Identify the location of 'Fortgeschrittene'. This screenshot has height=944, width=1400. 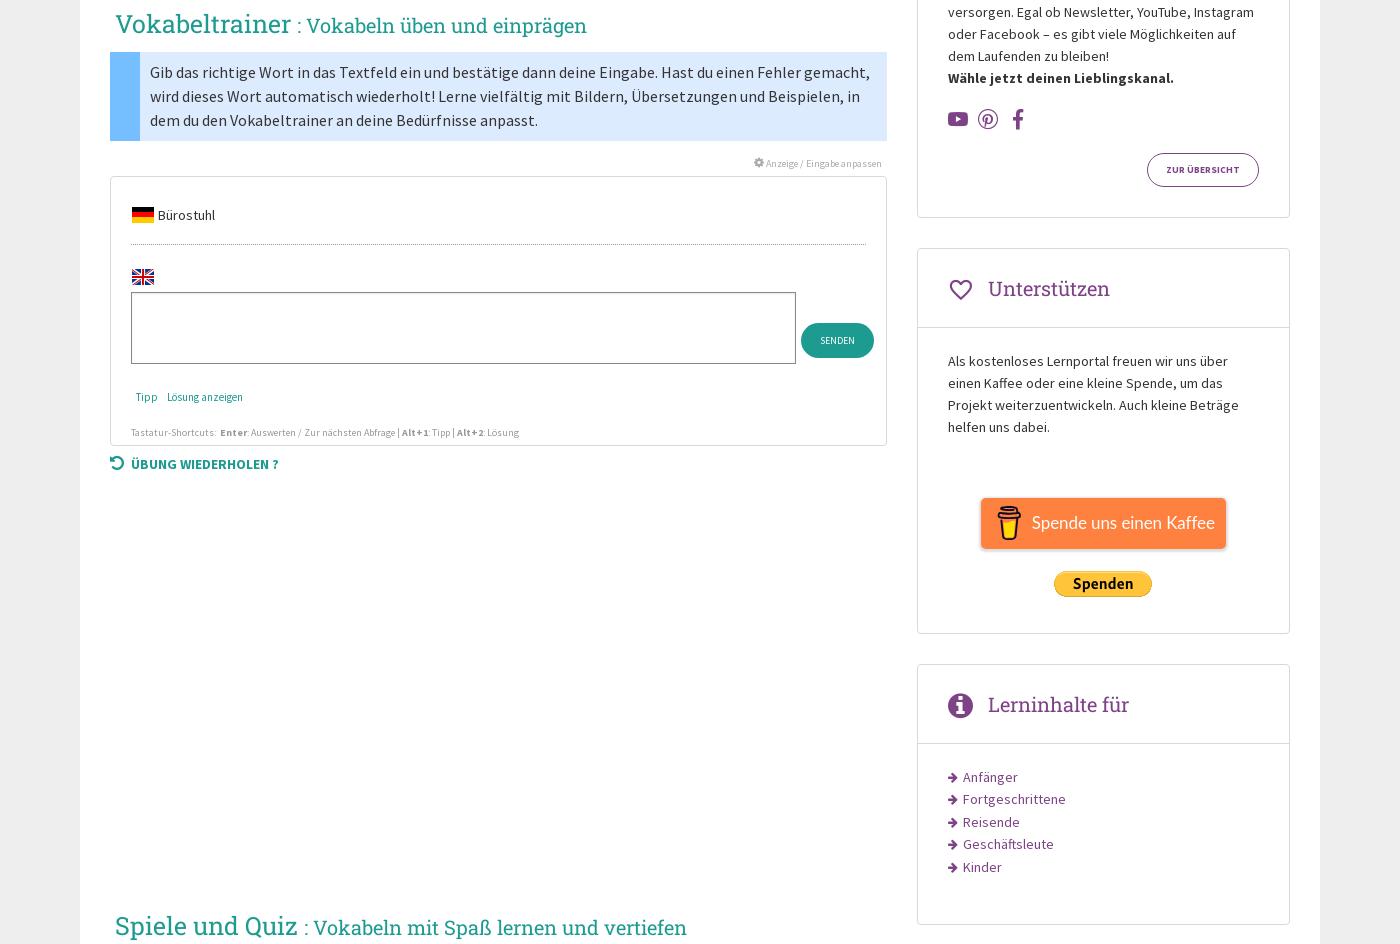
(1013, 798).